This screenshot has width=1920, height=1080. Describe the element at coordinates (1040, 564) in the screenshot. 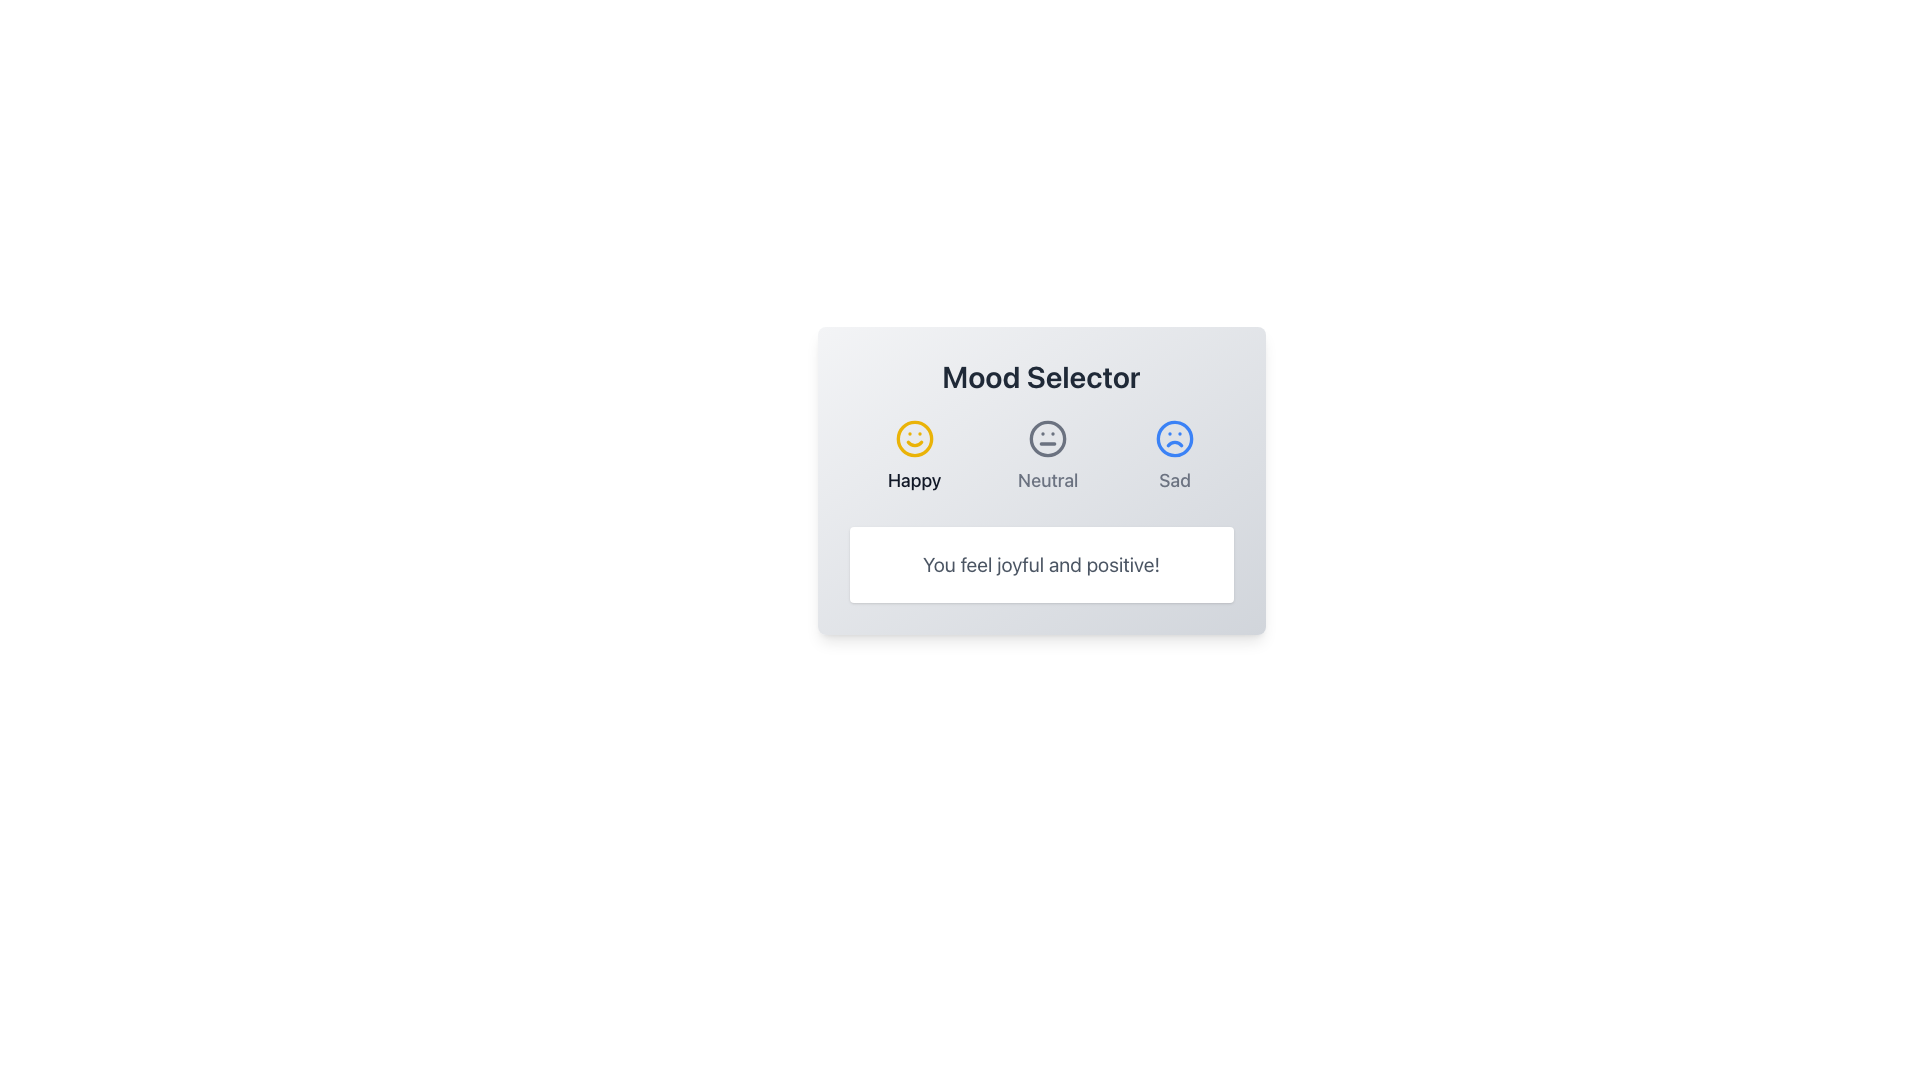

I see `the Text Display element located at the bottom of the 'Mood Selector' card, which shows the user's selected mood response` at that location.